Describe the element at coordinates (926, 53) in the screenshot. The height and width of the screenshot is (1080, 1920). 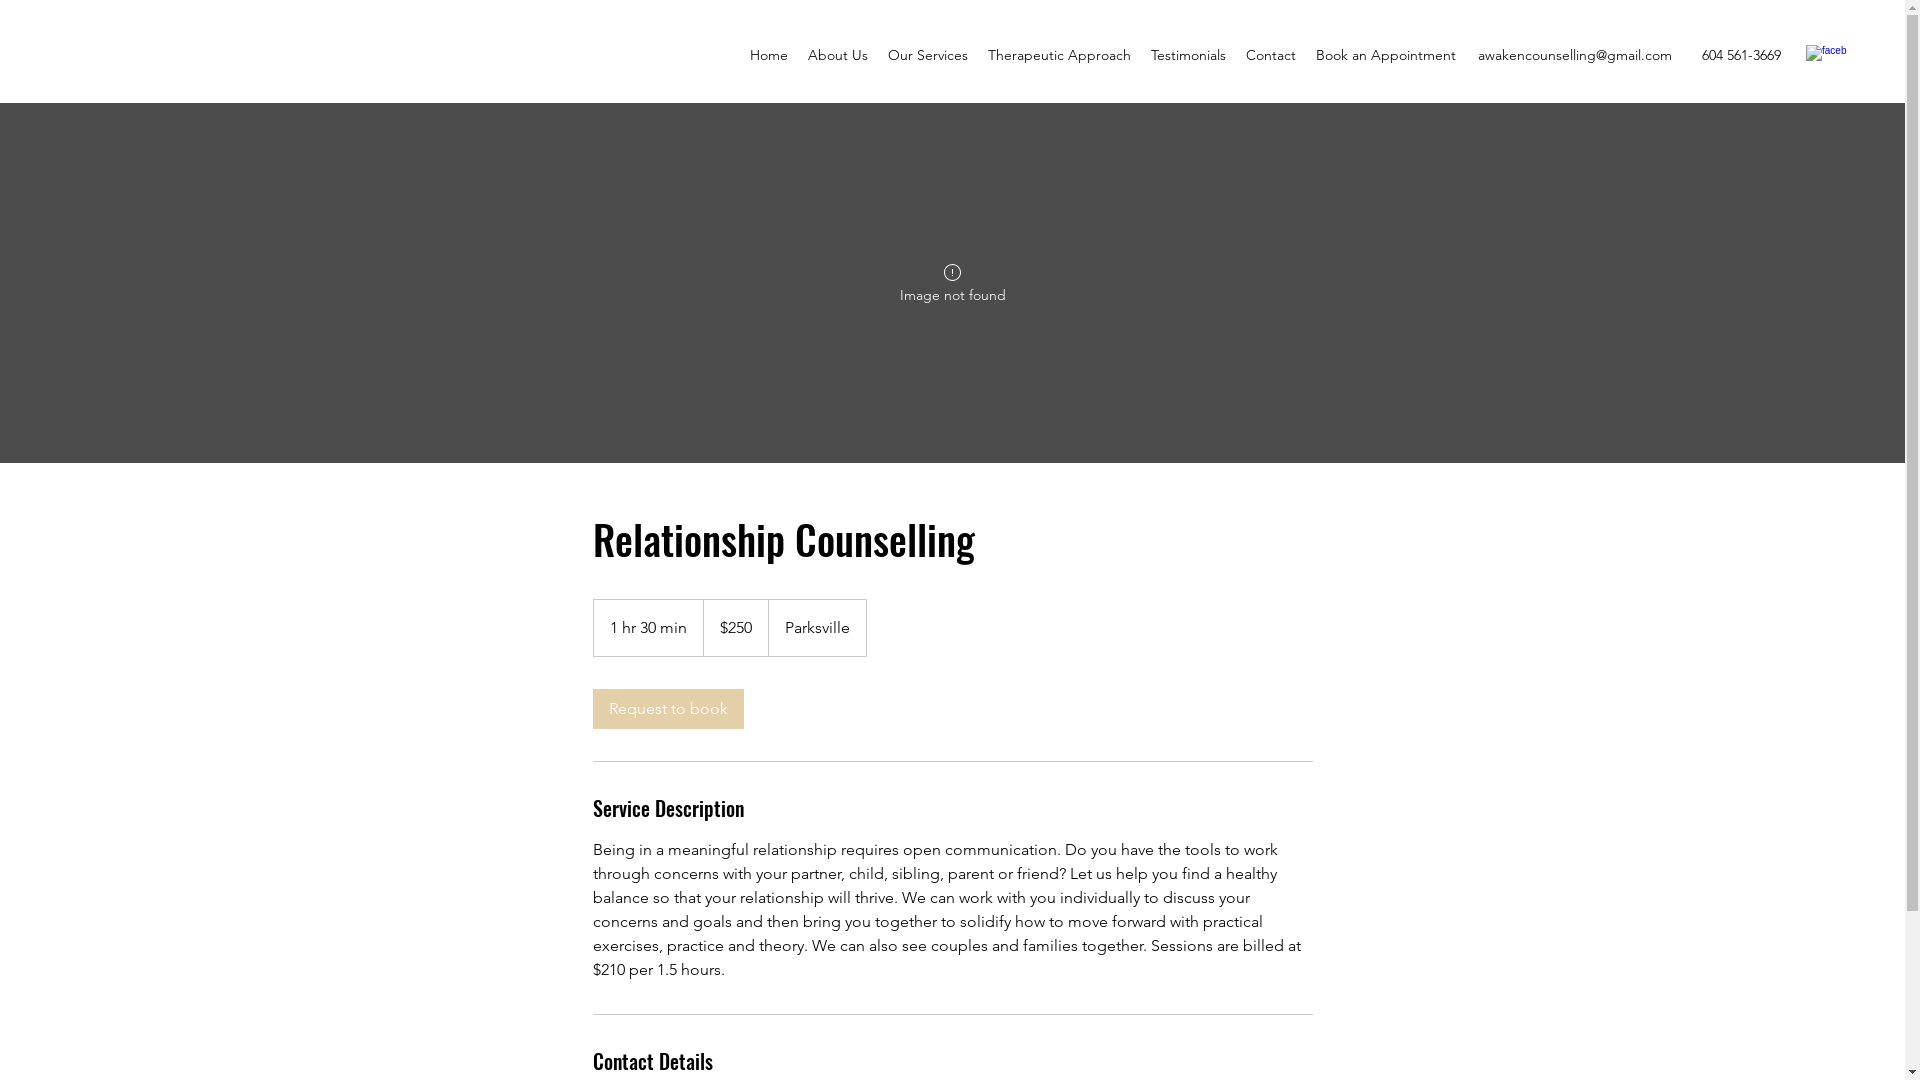
I see `'Our Services'` at that location.